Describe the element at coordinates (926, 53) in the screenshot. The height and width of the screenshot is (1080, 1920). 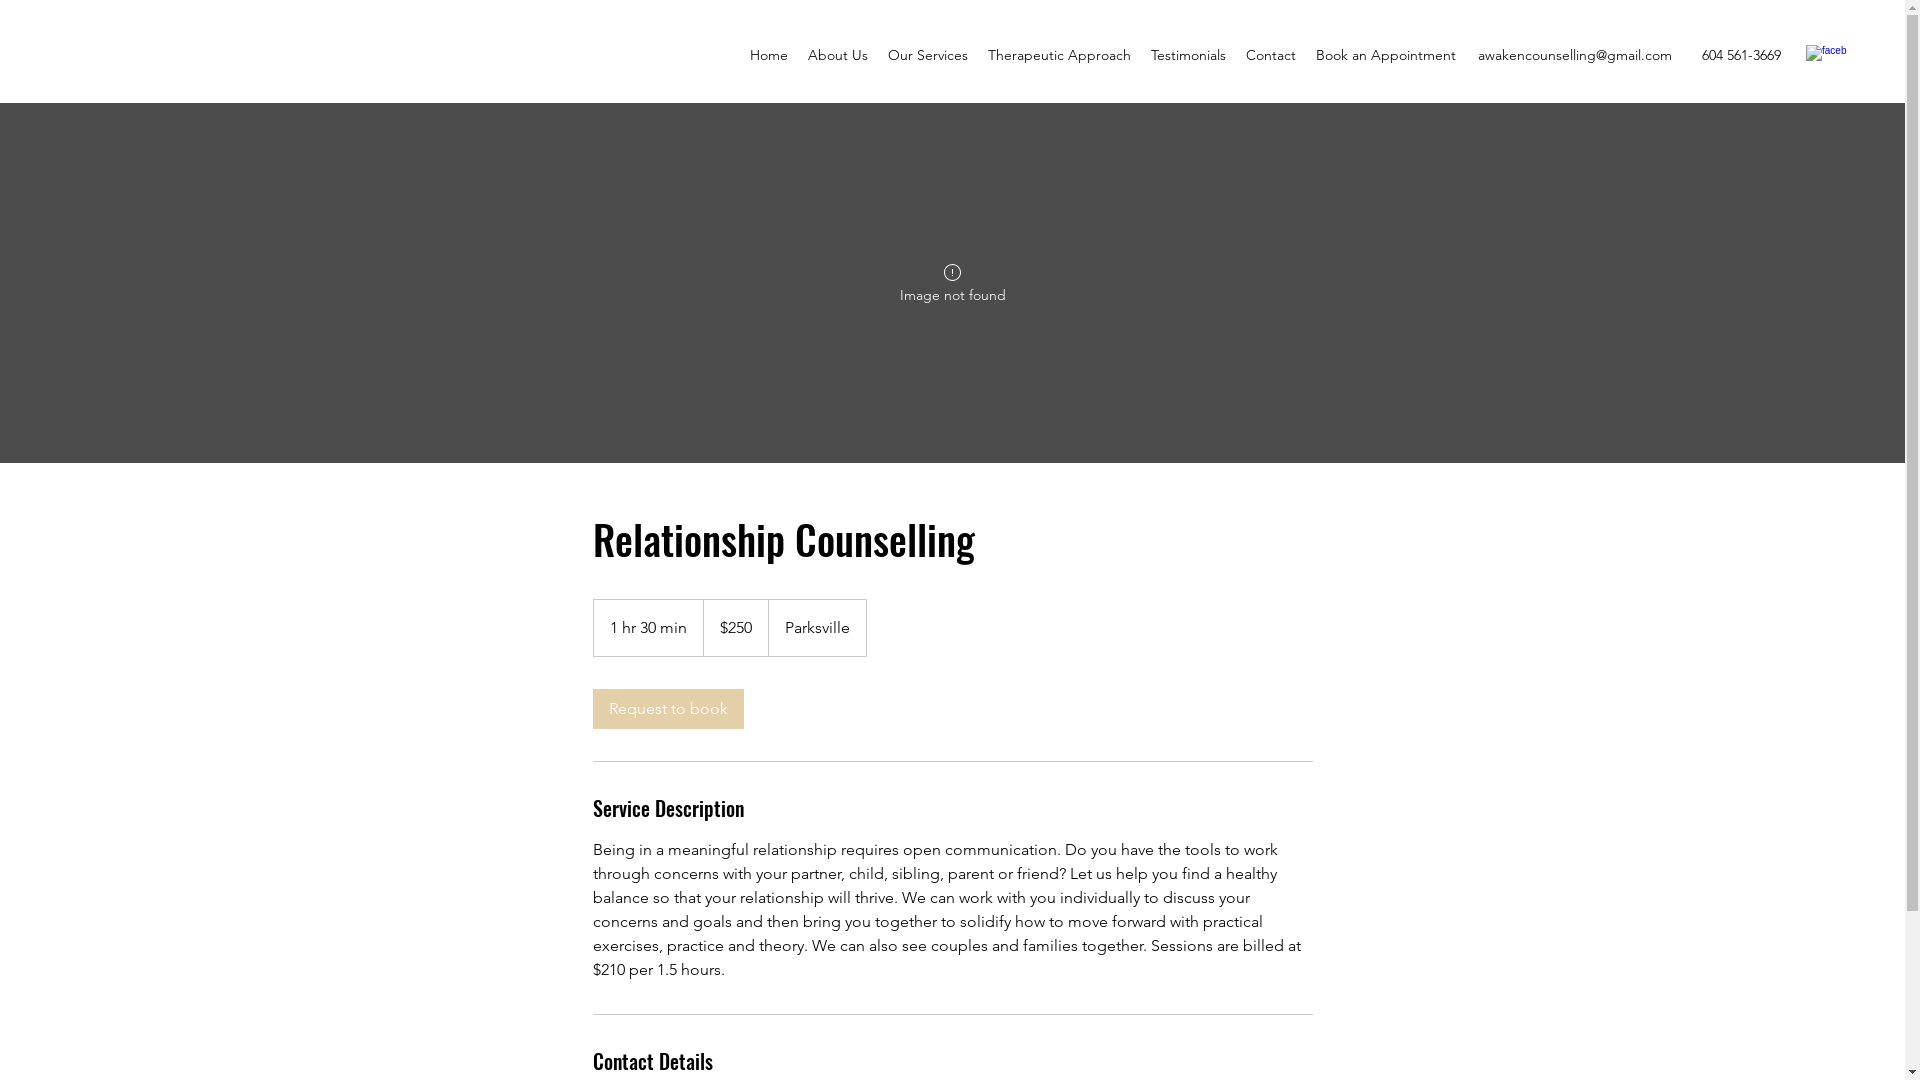
I see `'Our Services'` at that location.